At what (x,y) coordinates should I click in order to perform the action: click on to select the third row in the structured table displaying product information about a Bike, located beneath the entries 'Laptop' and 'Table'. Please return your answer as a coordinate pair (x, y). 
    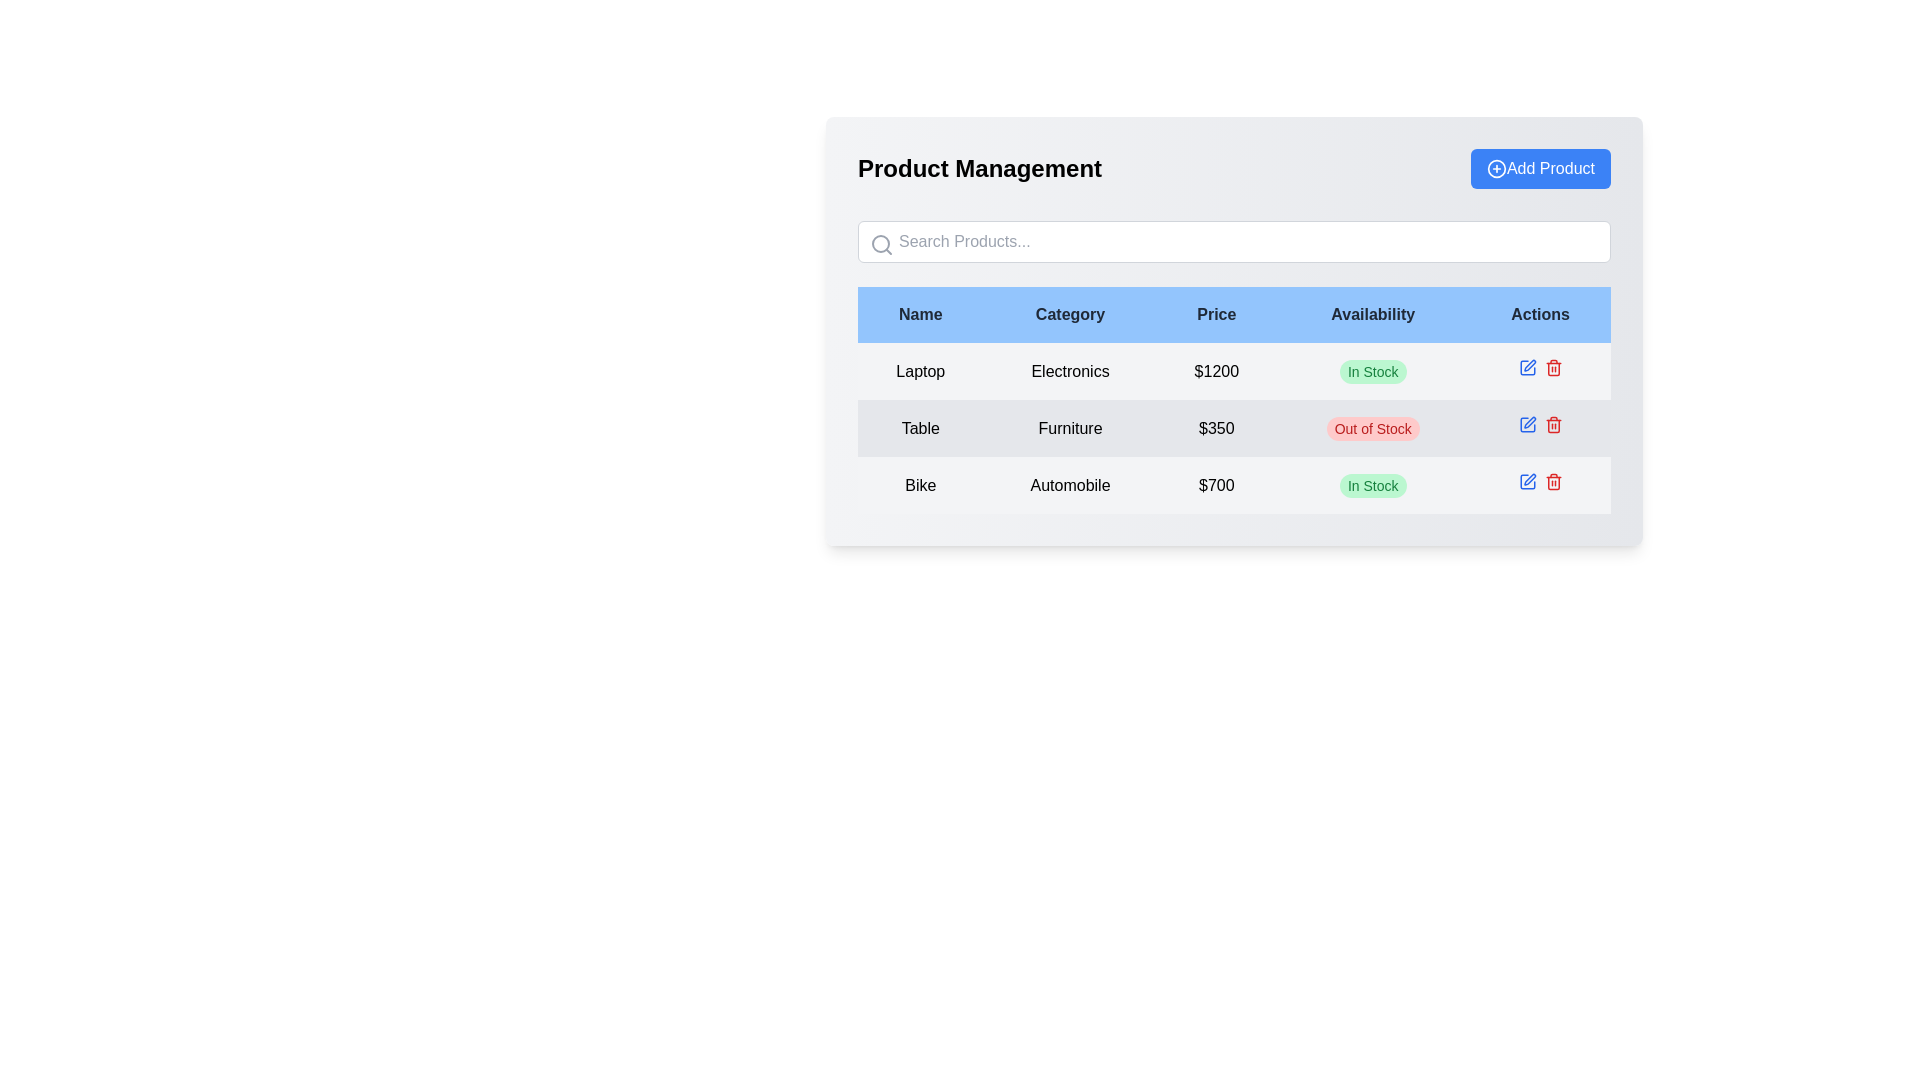
    Looking at the image, I should click on (1233, 485).